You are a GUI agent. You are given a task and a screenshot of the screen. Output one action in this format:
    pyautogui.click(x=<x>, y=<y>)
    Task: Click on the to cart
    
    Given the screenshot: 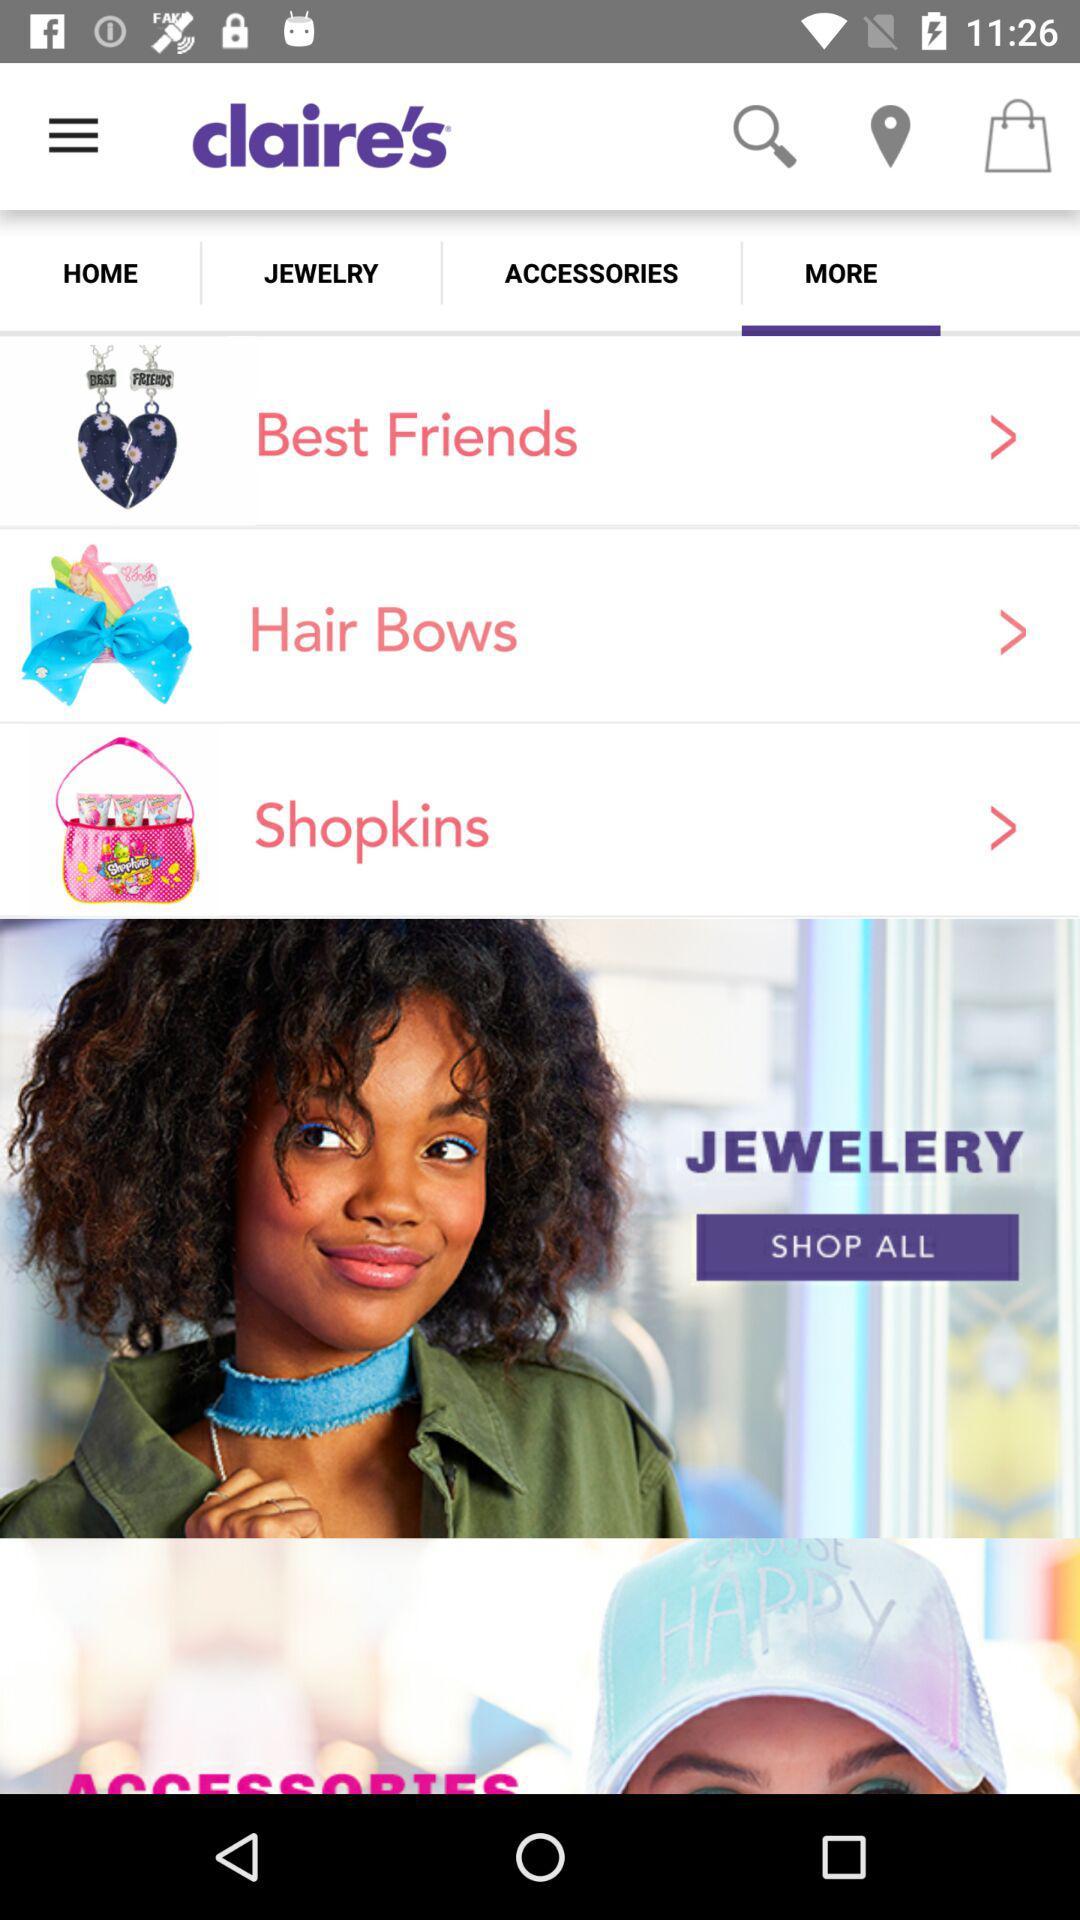 What is the action you would take?
    pyautogui.click(x=1017, y=135)
    